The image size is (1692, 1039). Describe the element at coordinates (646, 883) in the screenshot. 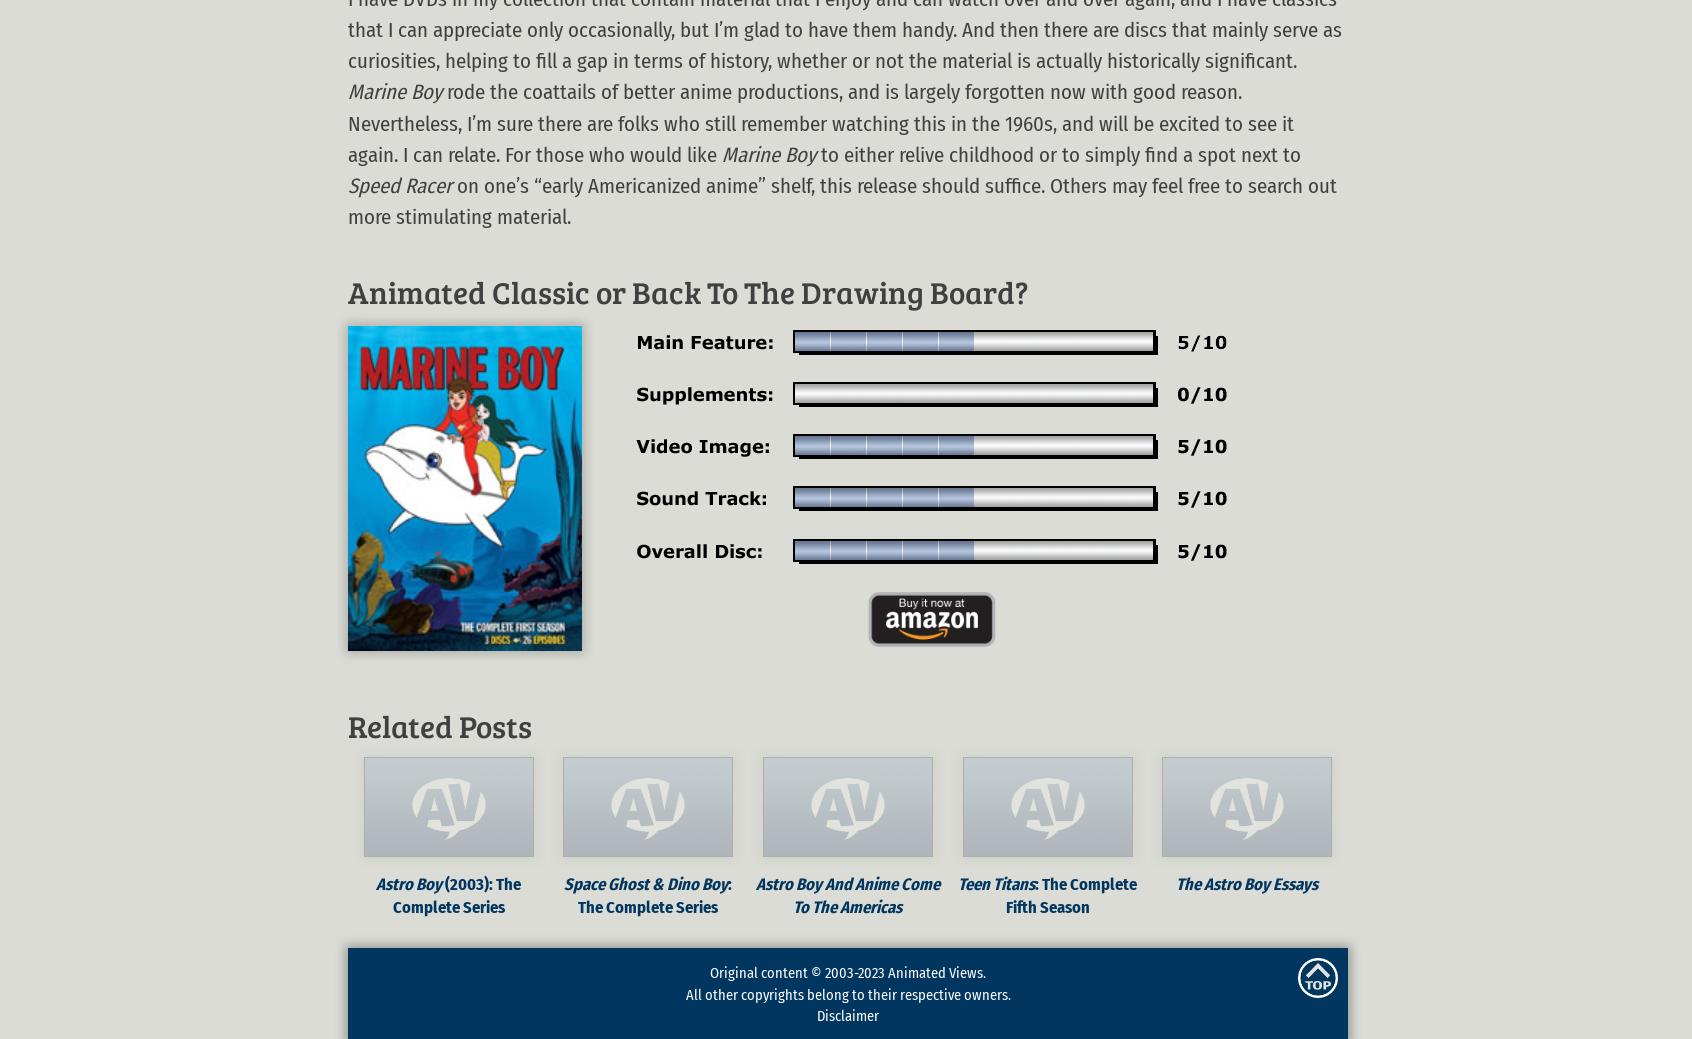

I see `'Space Ghost & Dino Boy'` at that location.